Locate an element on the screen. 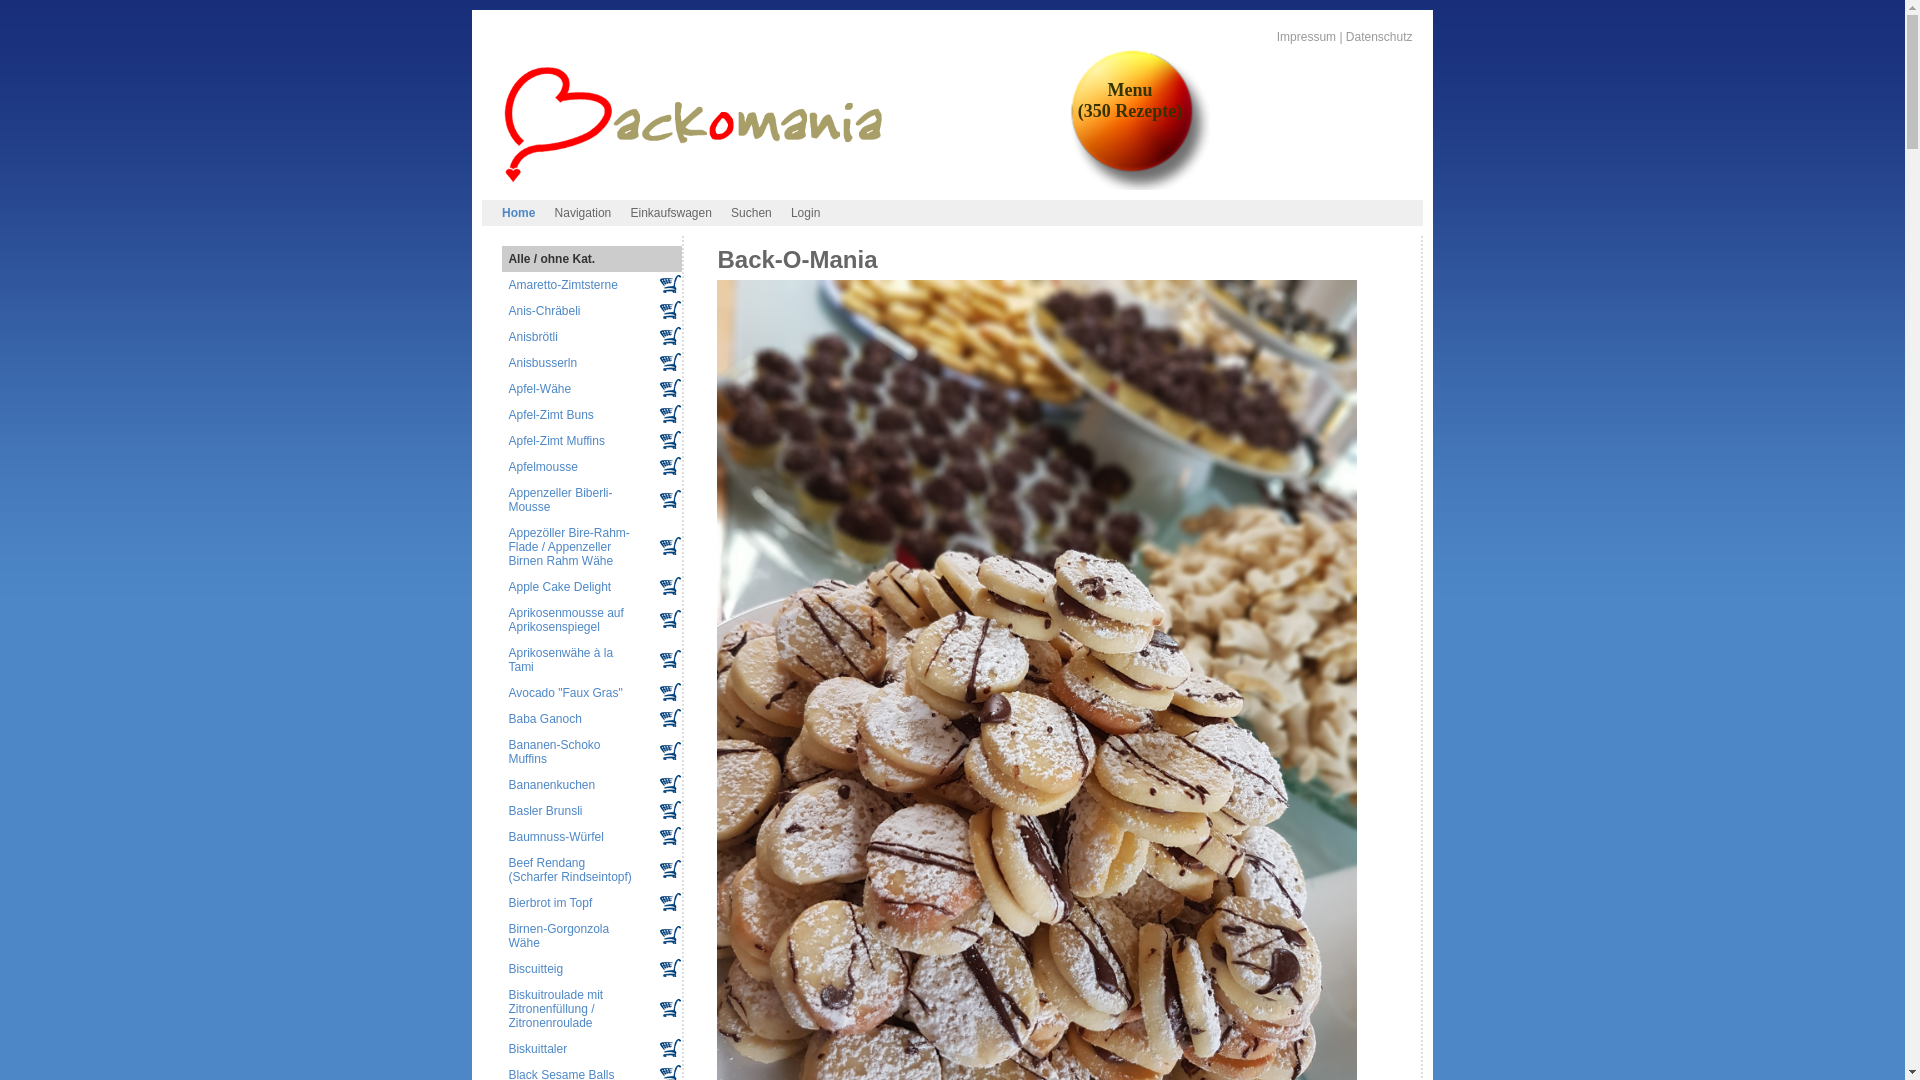 This screenshot has width=1920, height=1080. 'Amaretto-Zimtsterne' is located at coordinates (561, 285).